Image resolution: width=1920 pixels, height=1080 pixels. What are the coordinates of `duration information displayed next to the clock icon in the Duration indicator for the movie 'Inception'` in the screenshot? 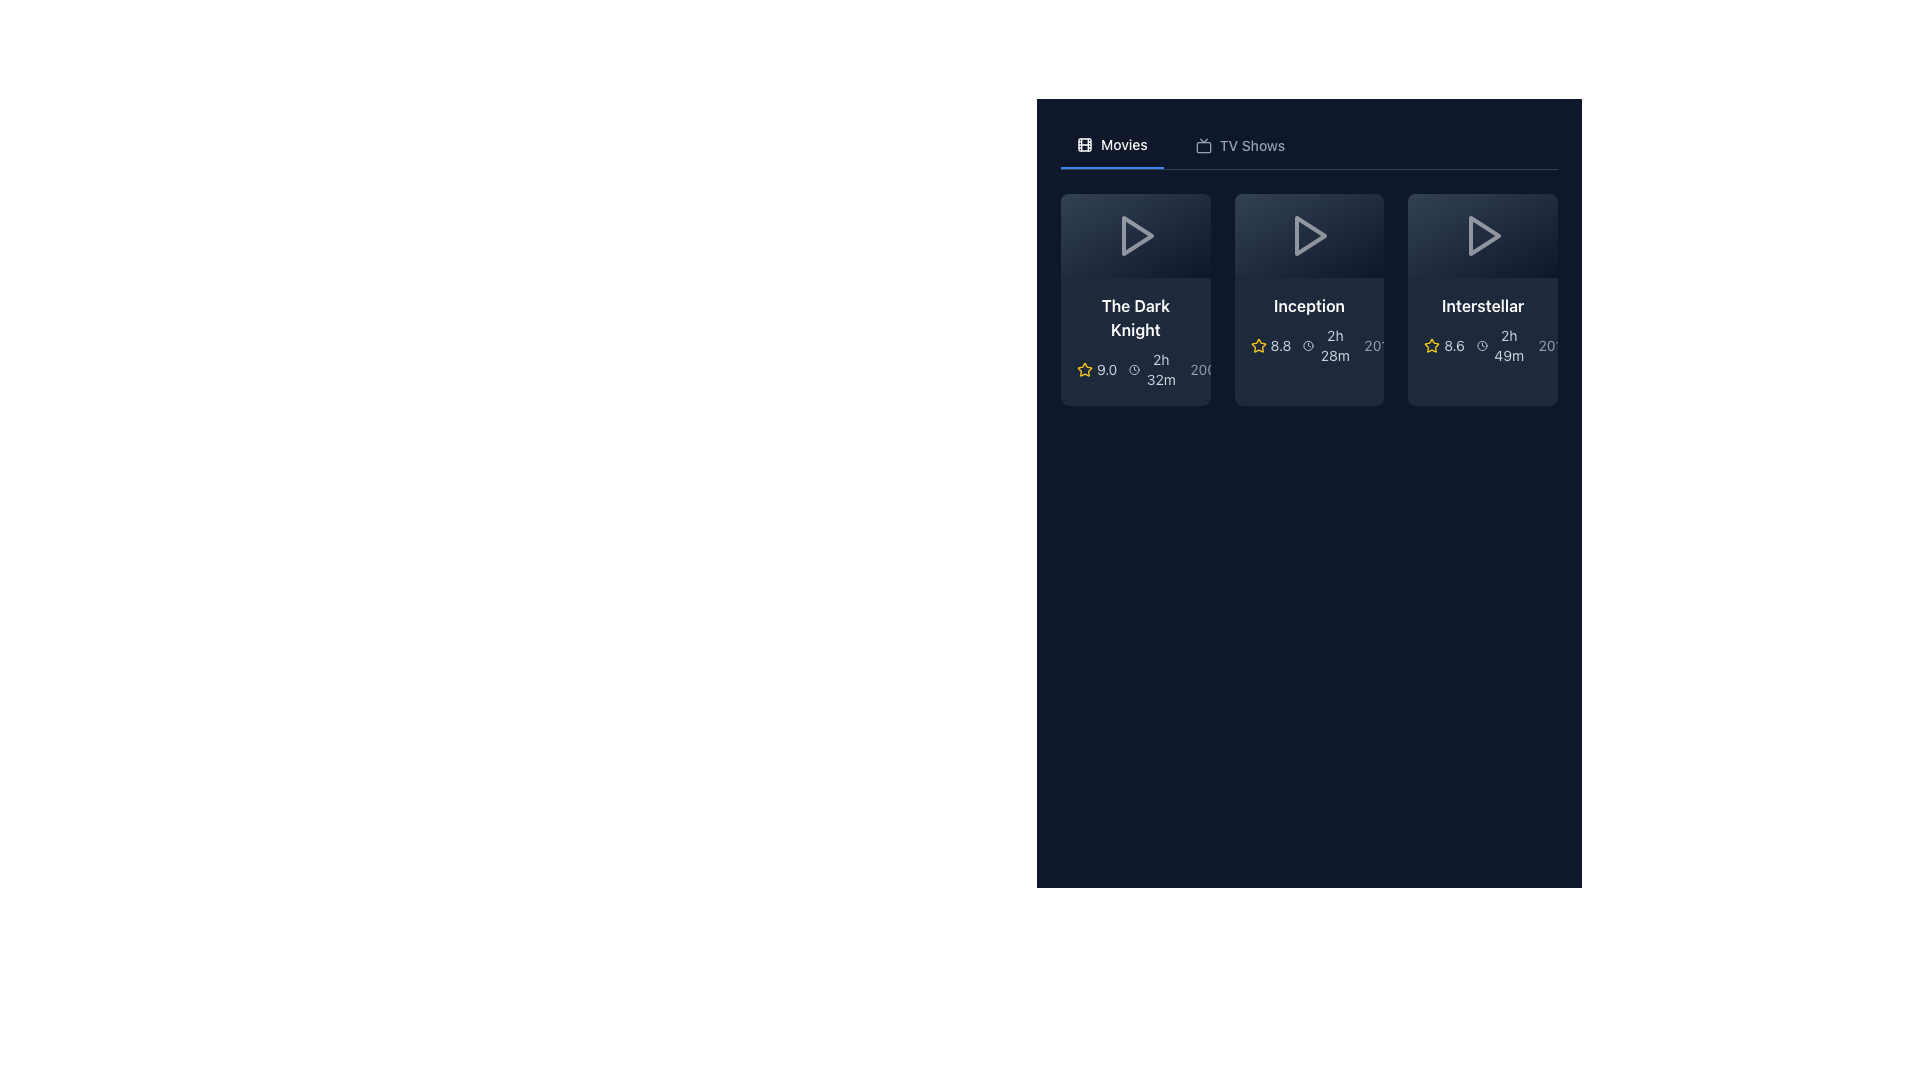 It's located at (1327, 345).